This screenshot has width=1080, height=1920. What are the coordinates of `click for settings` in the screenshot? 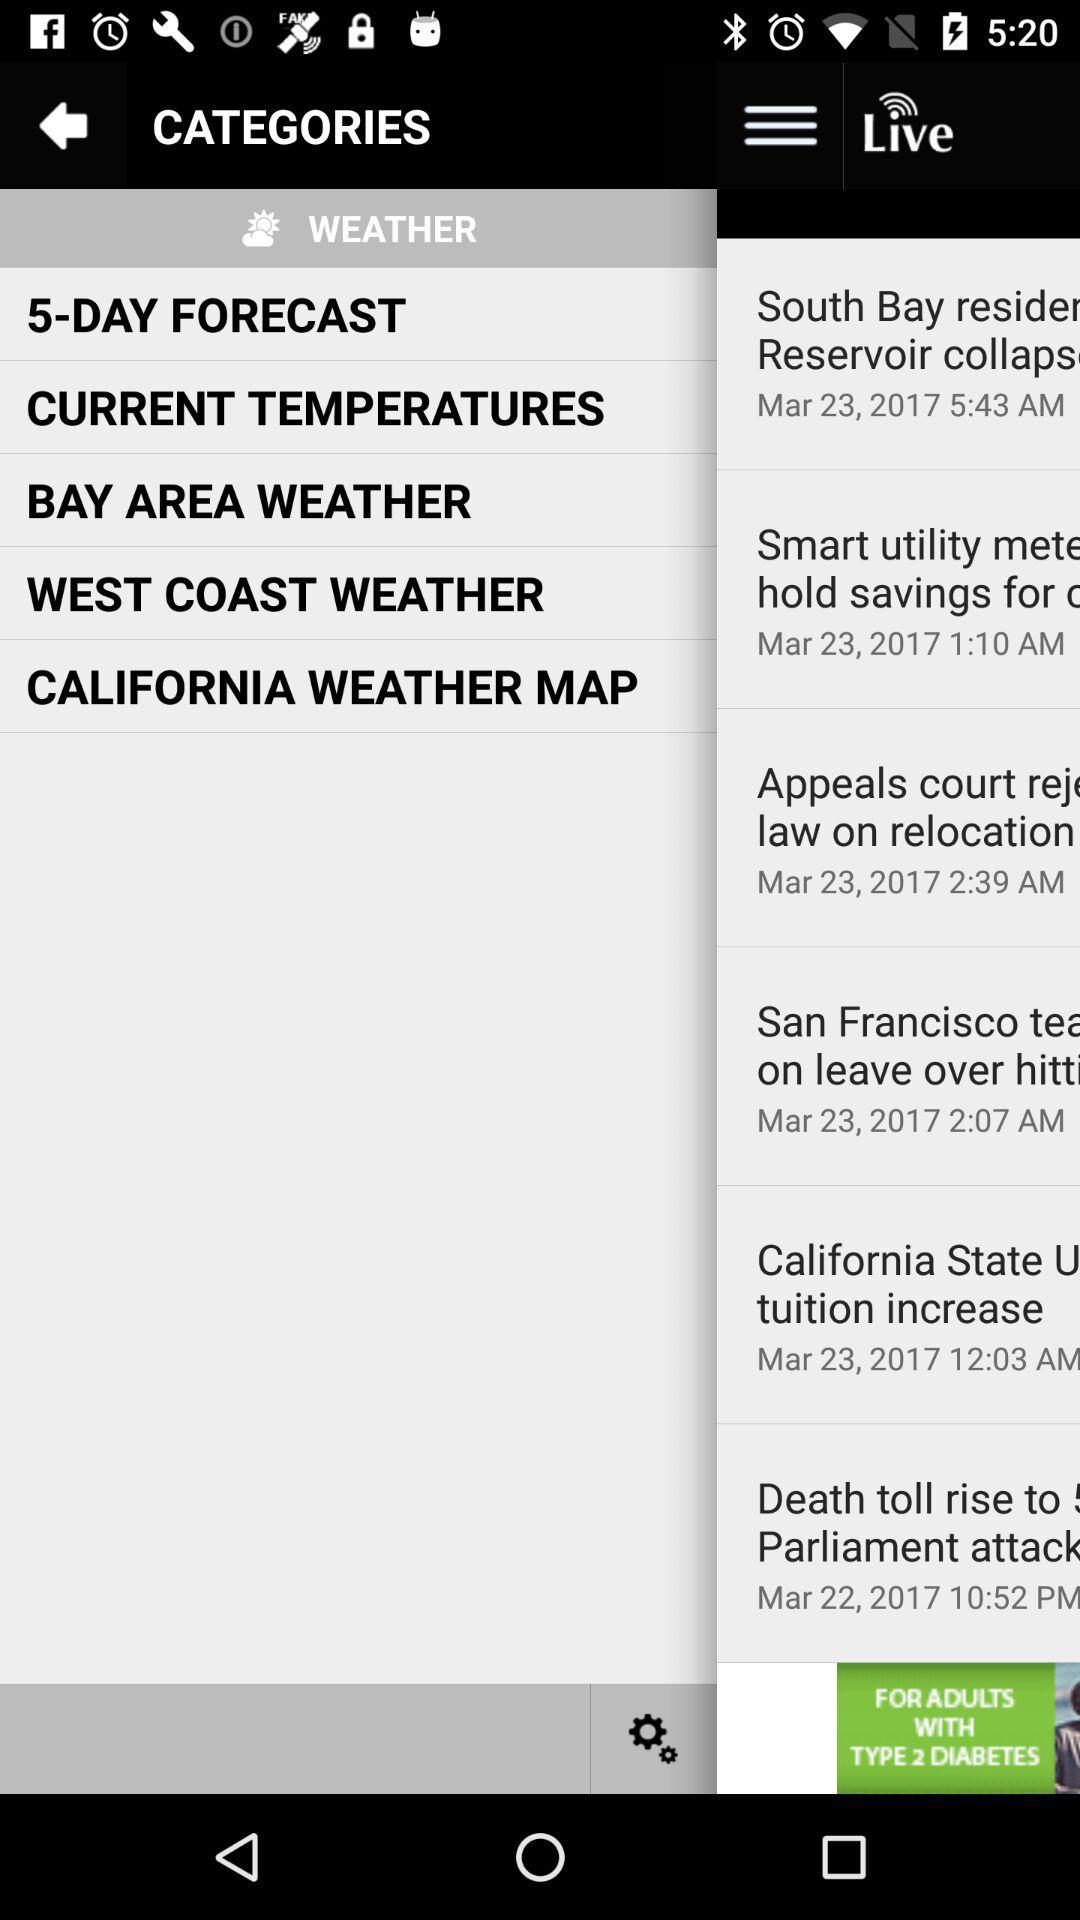 It's located at (654, 1737).